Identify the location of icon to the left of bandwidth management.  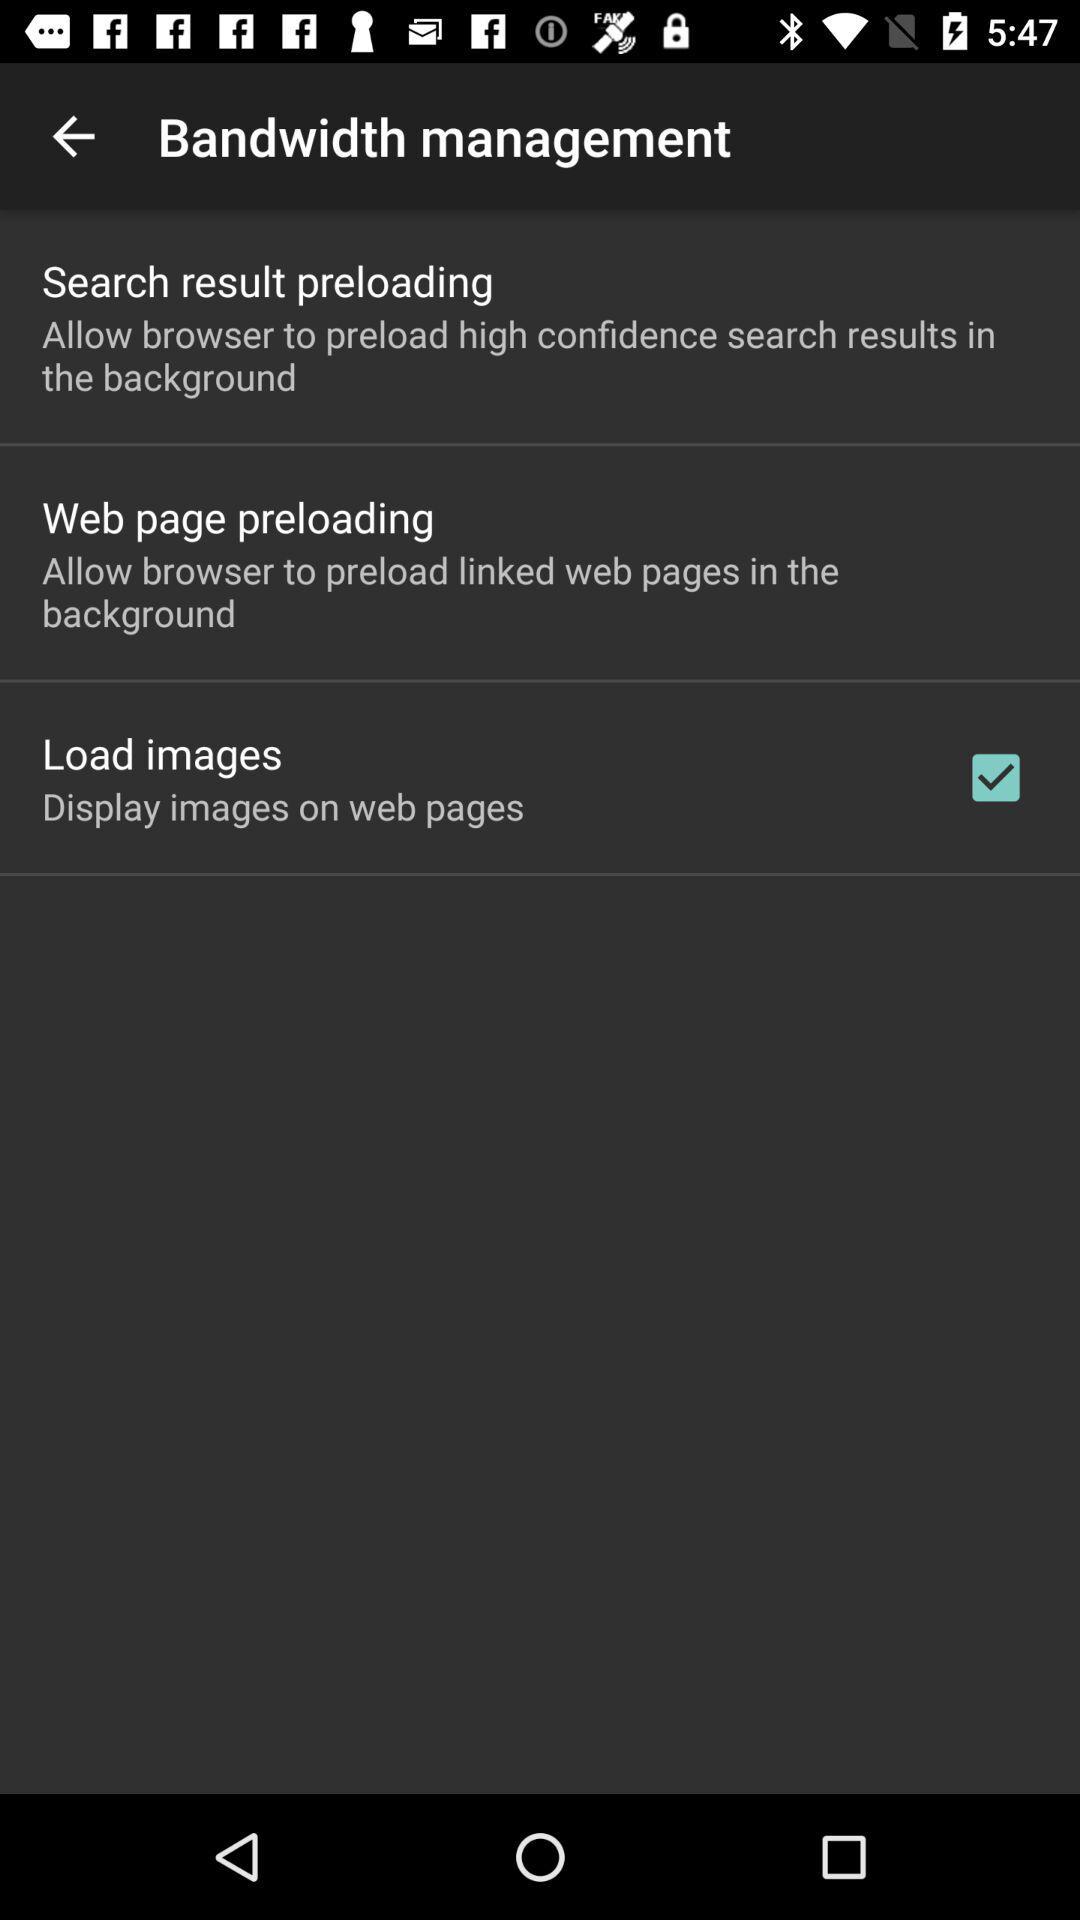
(72, 135).